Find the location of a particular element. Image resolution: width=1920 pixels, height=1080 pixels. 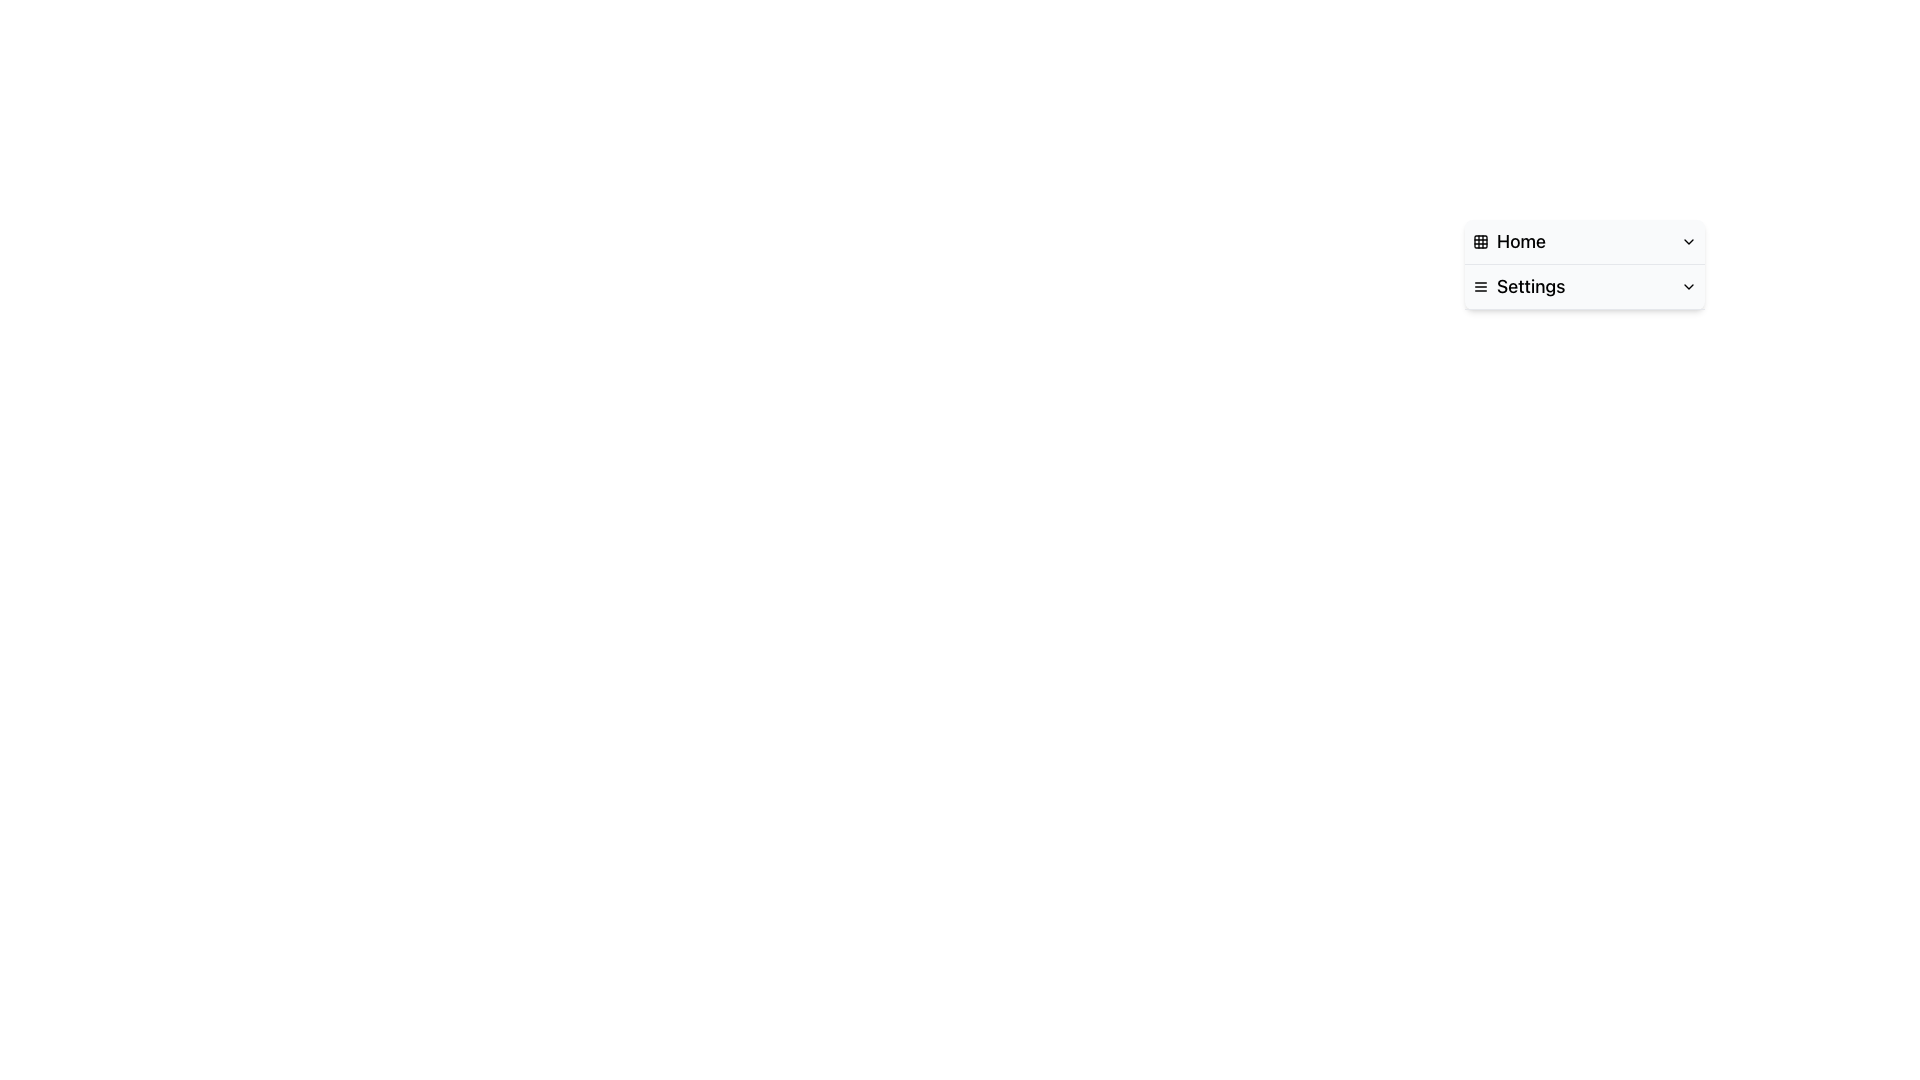

the grid icon is located at coordinates (1481, 241).